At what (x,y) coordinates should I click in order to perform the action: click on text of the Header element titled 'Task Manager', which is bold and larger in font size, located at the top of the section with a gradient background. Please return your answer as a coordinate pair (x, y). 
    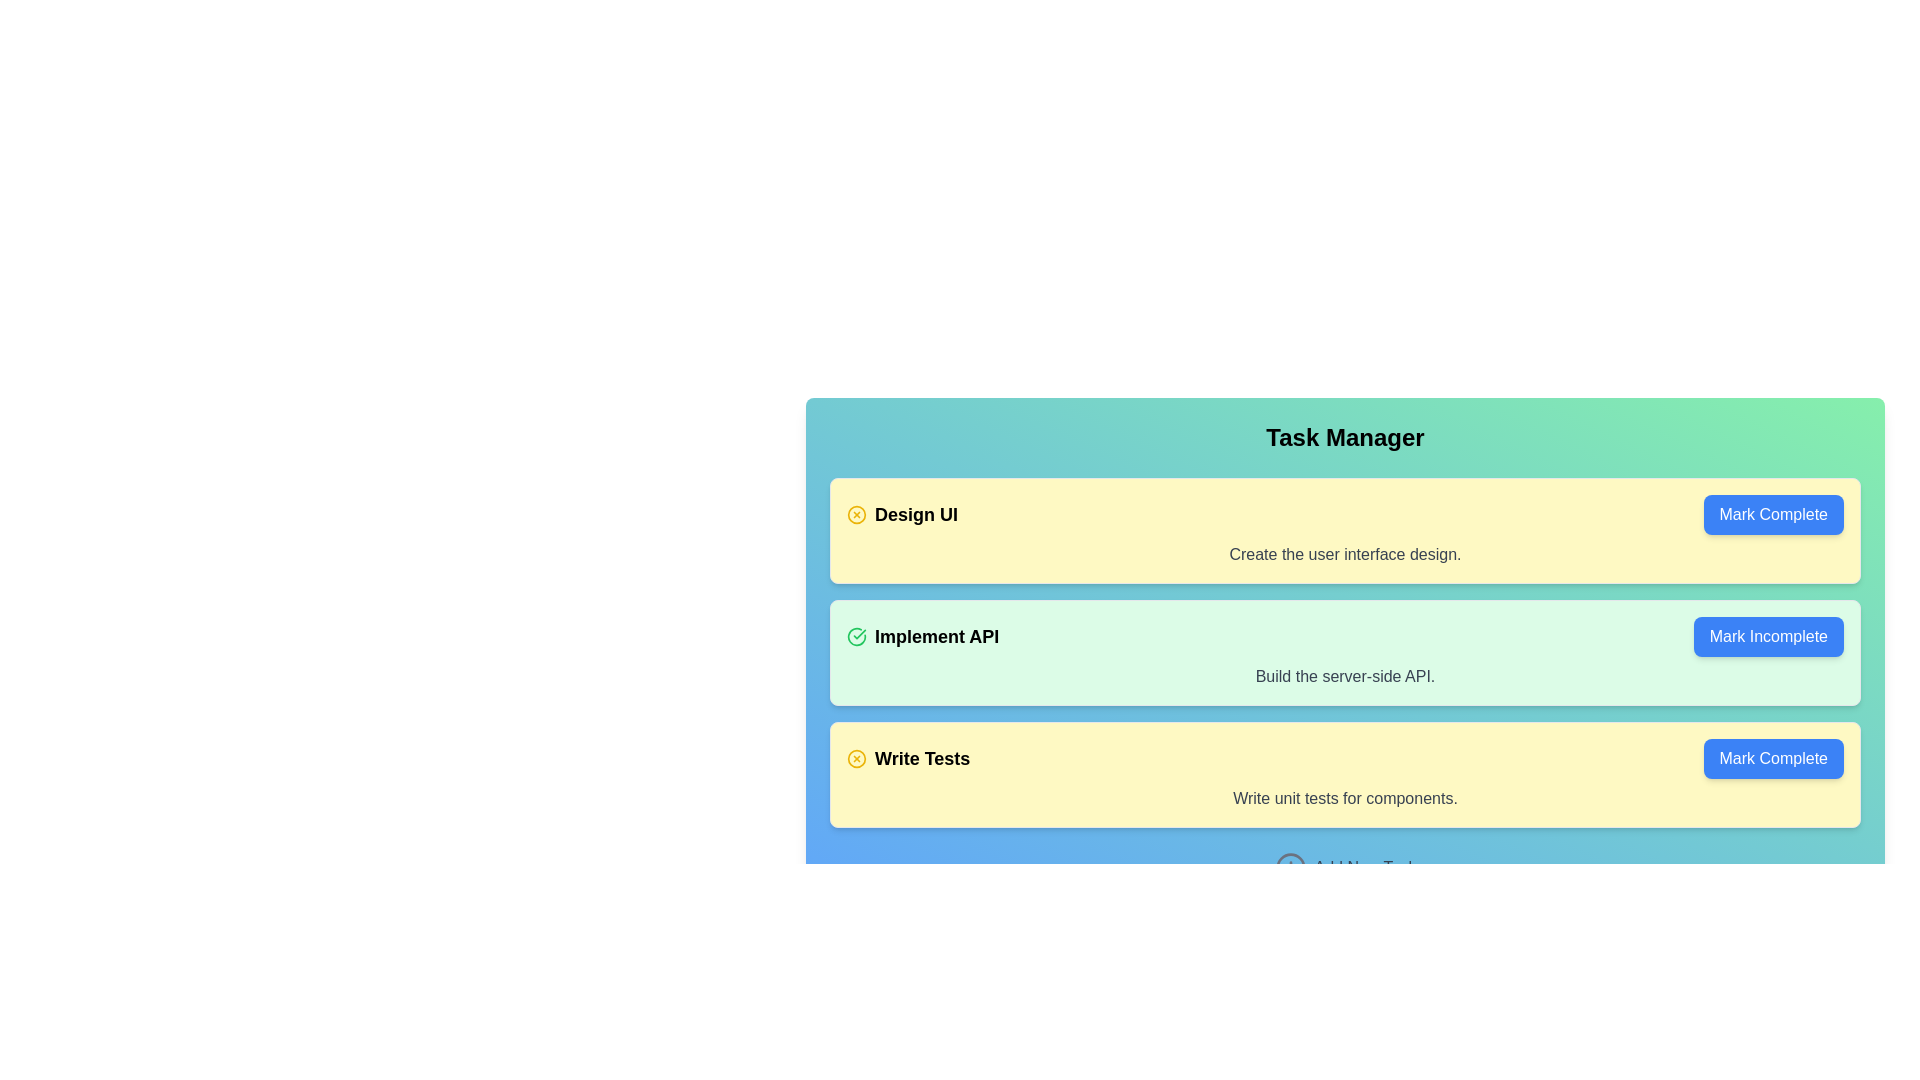
    Looking at the image, I should click on (1345, 437).